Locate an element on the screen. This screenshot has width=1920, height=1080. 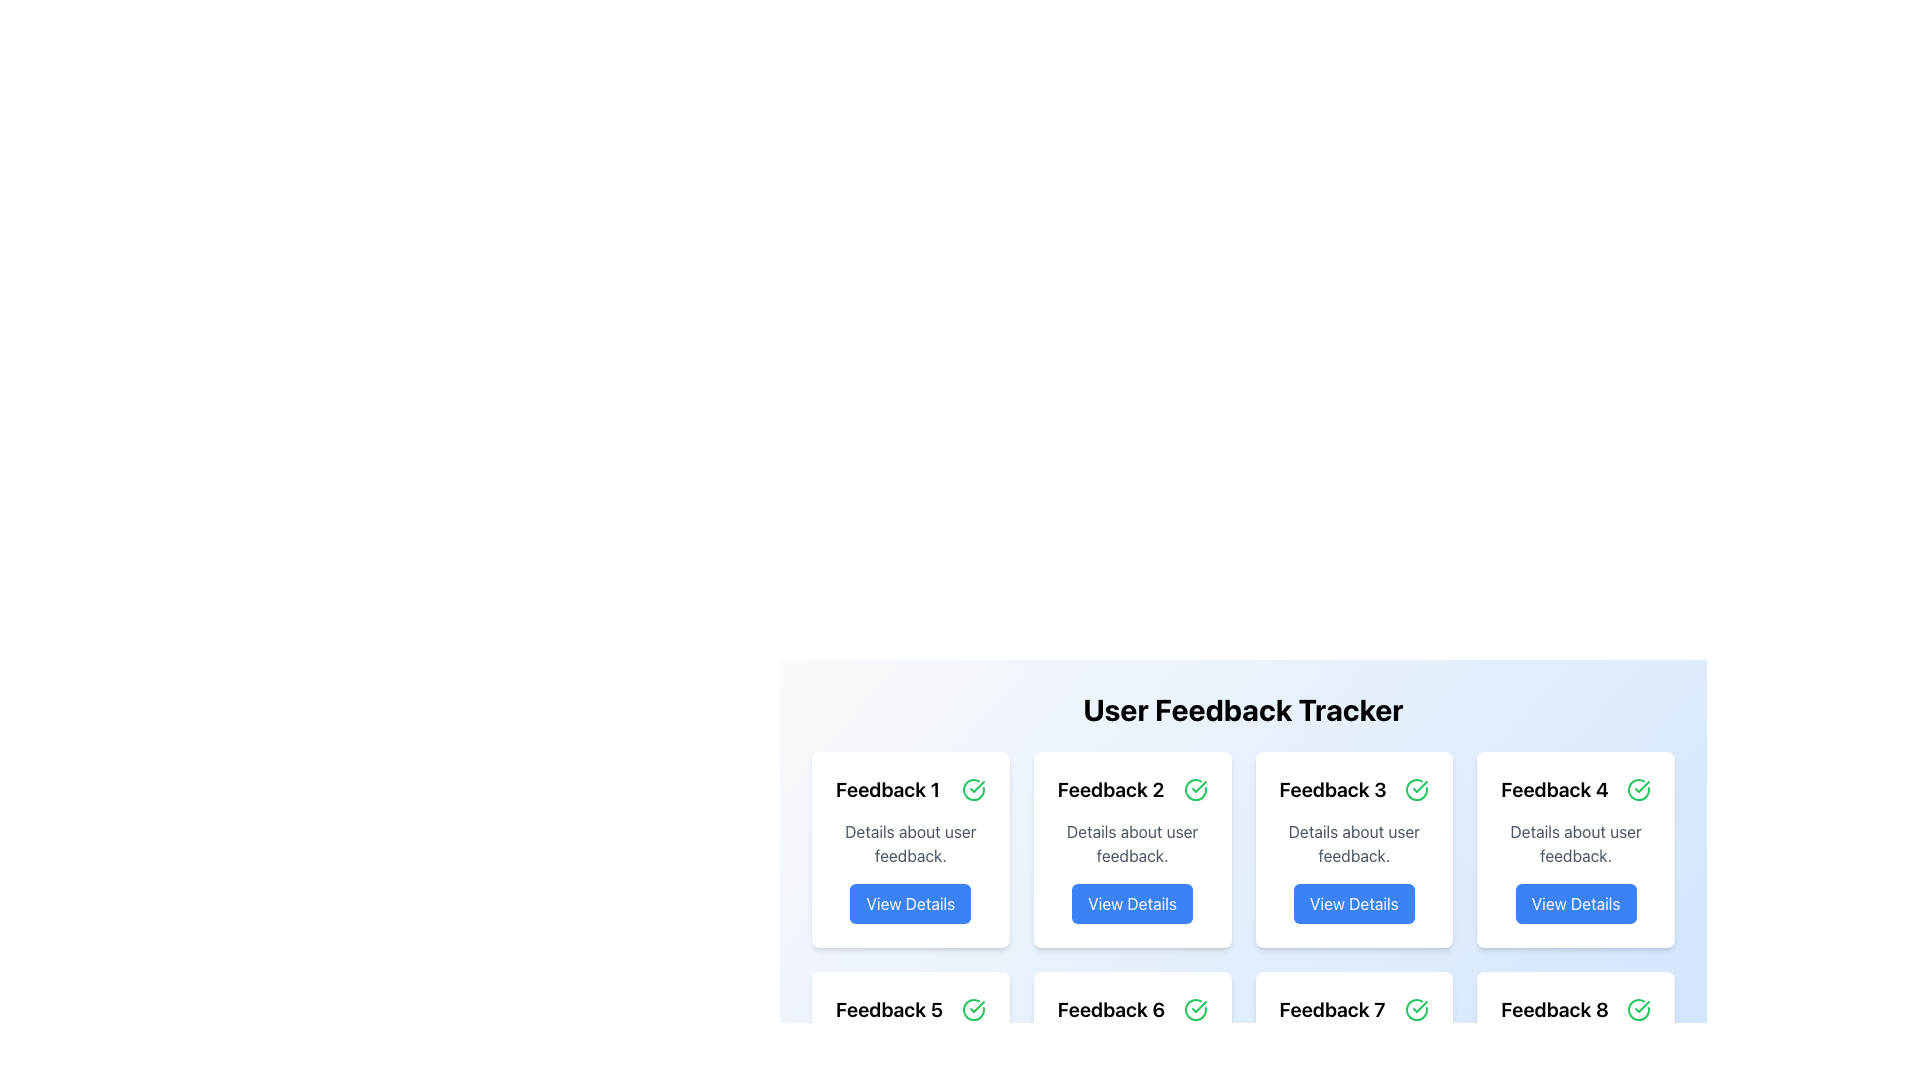
text label identifying the specific feedback entry located at the lower row of the feedback grid, directly beneath 'Feedback 1' is located at coordinates (888, 1010).